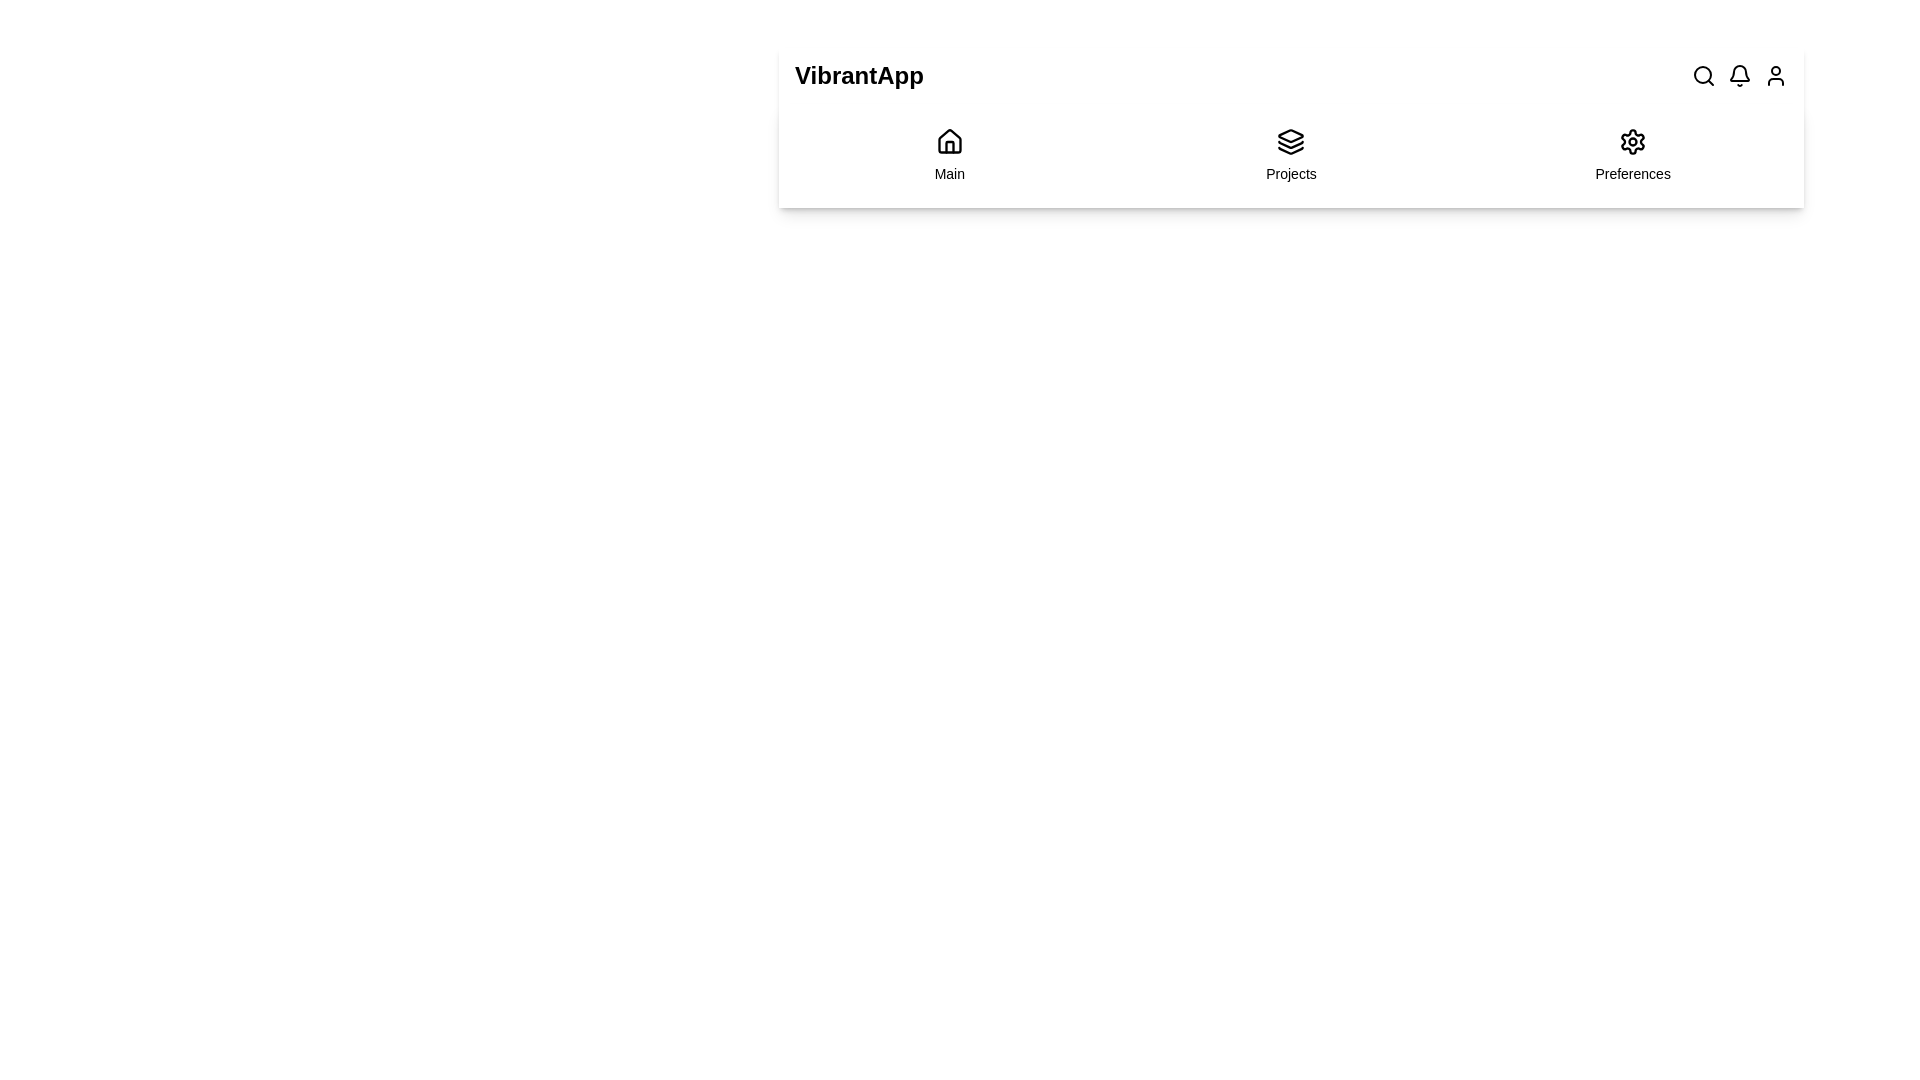 Image resolution: width=1920 pixels, height=1080 pixels. What do you see at coordinates (1776, 75) in the screenshot?
I see `the user icon to access user-related options` at bounding box center [1776, 75].